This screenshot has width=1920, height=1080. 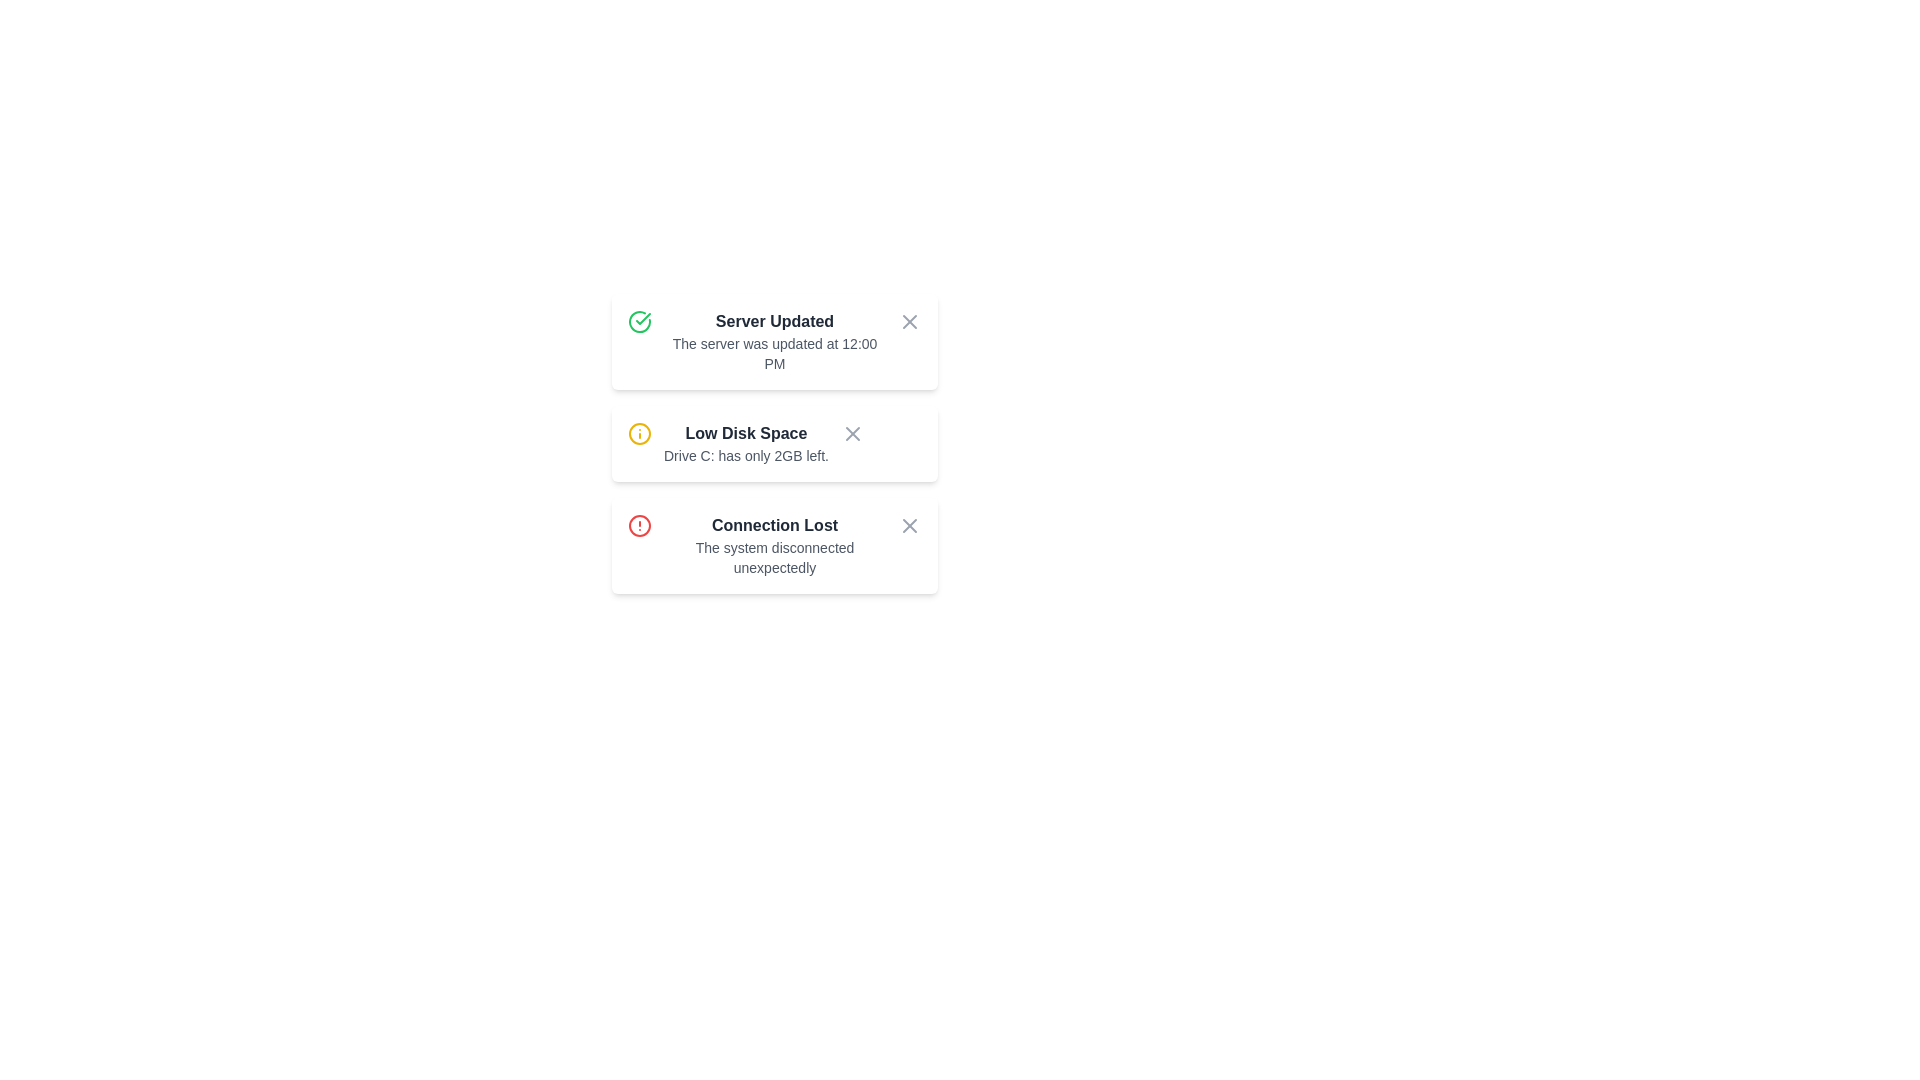 What do you see at coordinates (773, 341) in the screenshot?
I see `the server update notification message displayed in the topmost text block of the notification list` at bounding box center [773, 341].